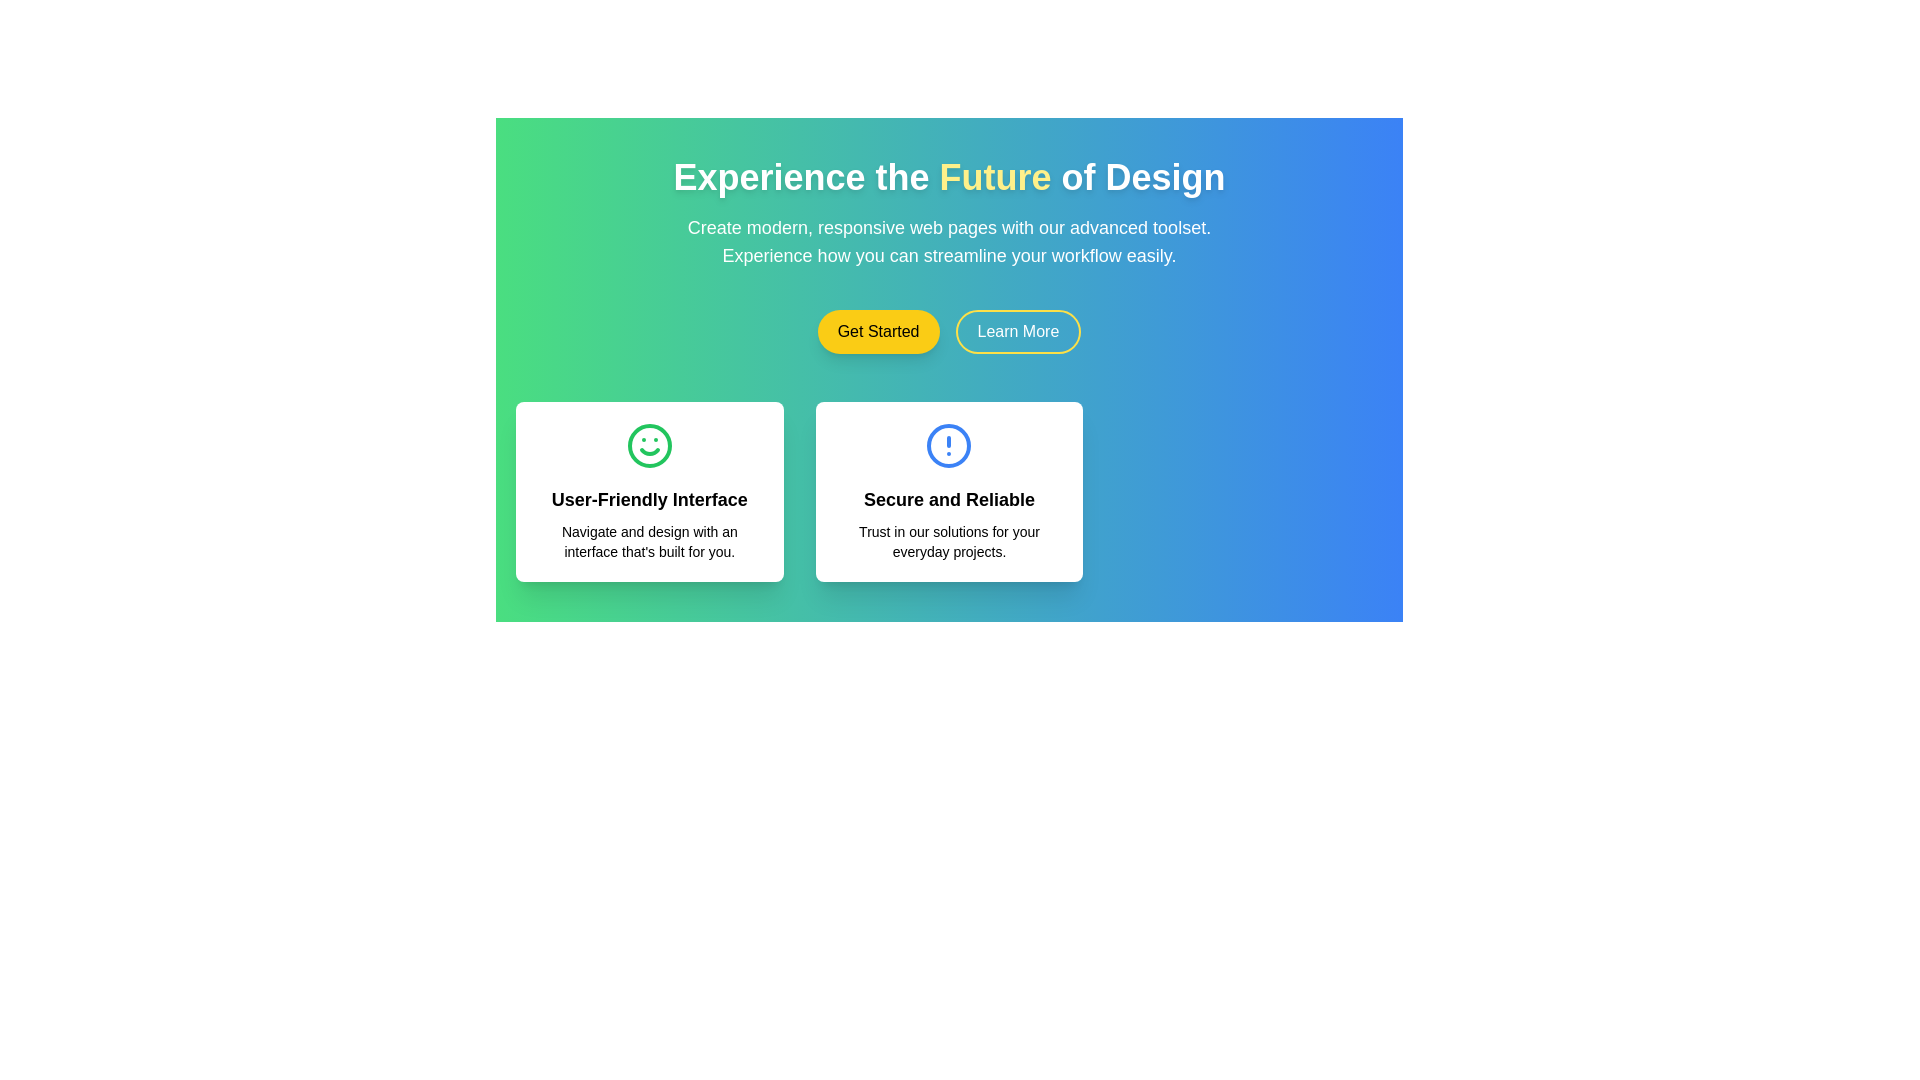 The height and width of the screenshot is (1080, 1920). Describe the element at coordinates (1018, 330) in the screenshot. I see `the call-to-action button located to the right of the 'Get Started' button` at that location.